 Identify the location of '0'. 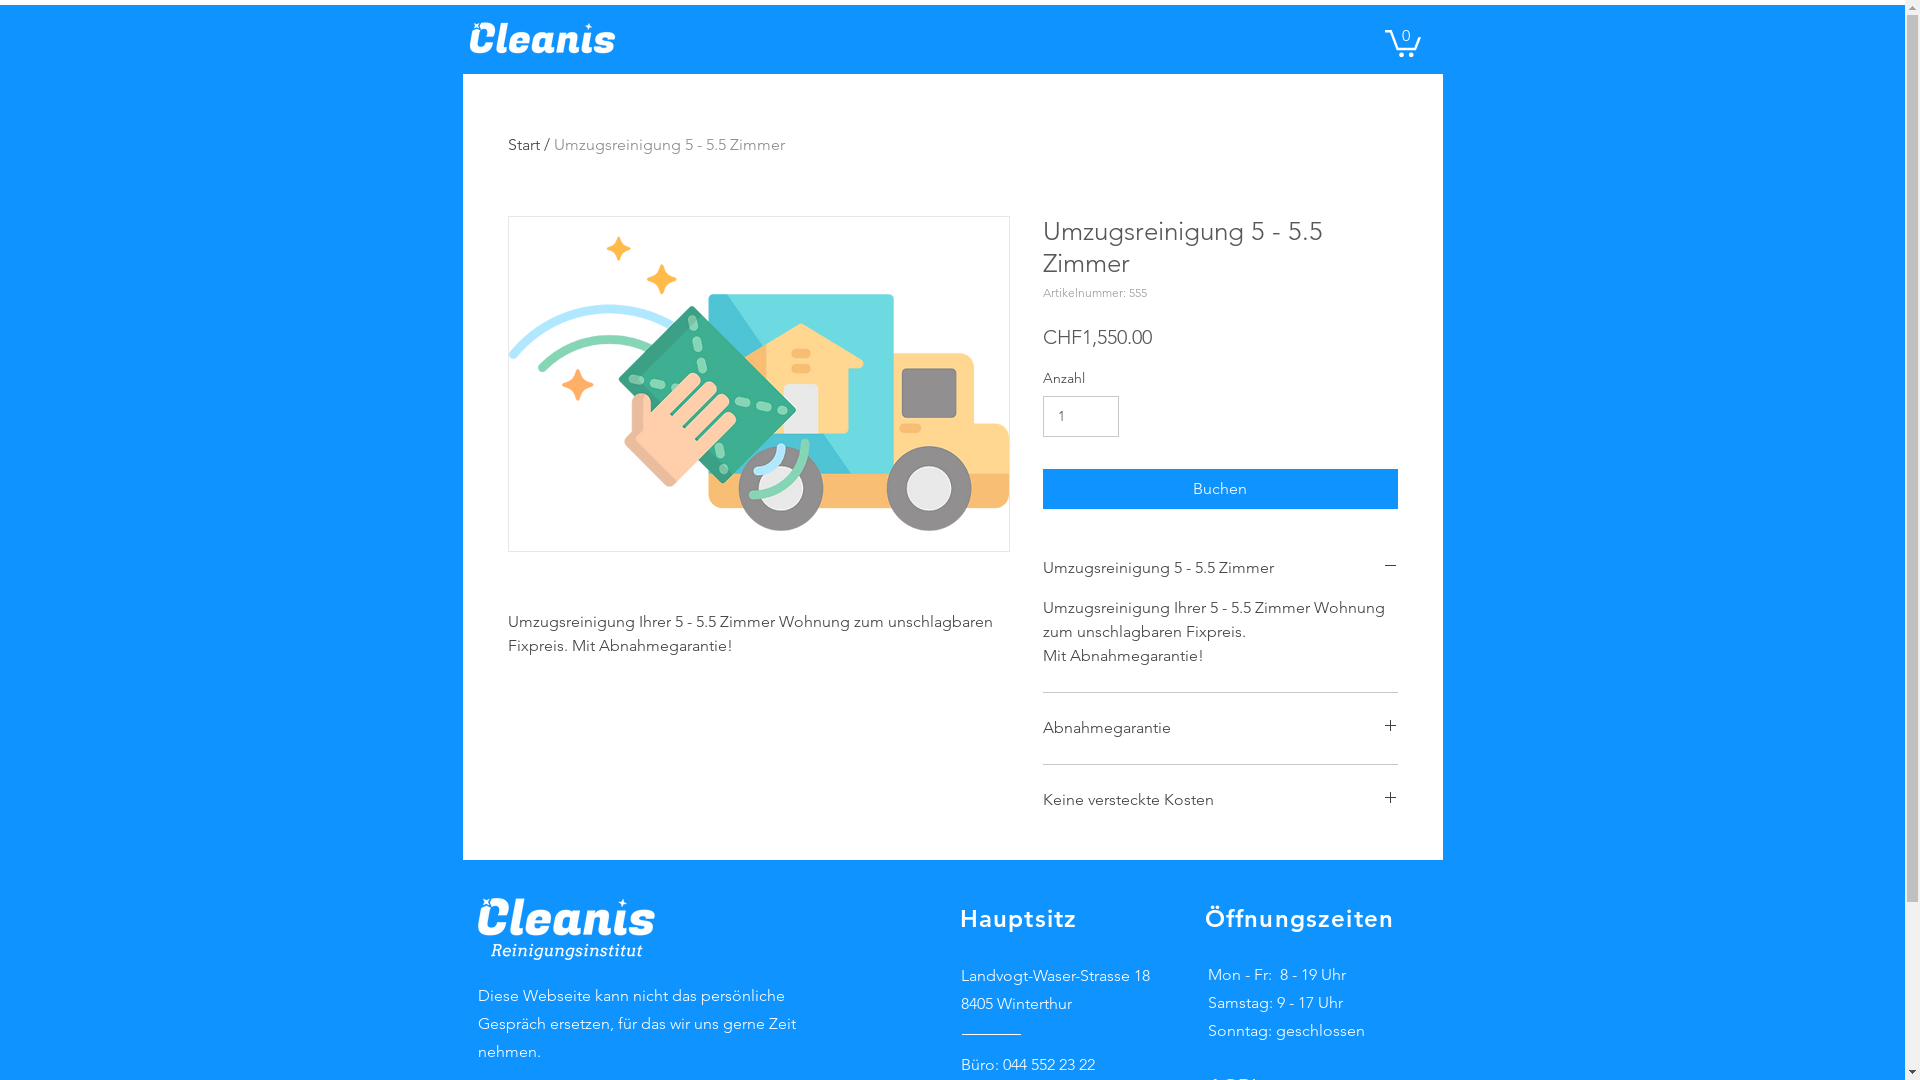
(1382, 42).